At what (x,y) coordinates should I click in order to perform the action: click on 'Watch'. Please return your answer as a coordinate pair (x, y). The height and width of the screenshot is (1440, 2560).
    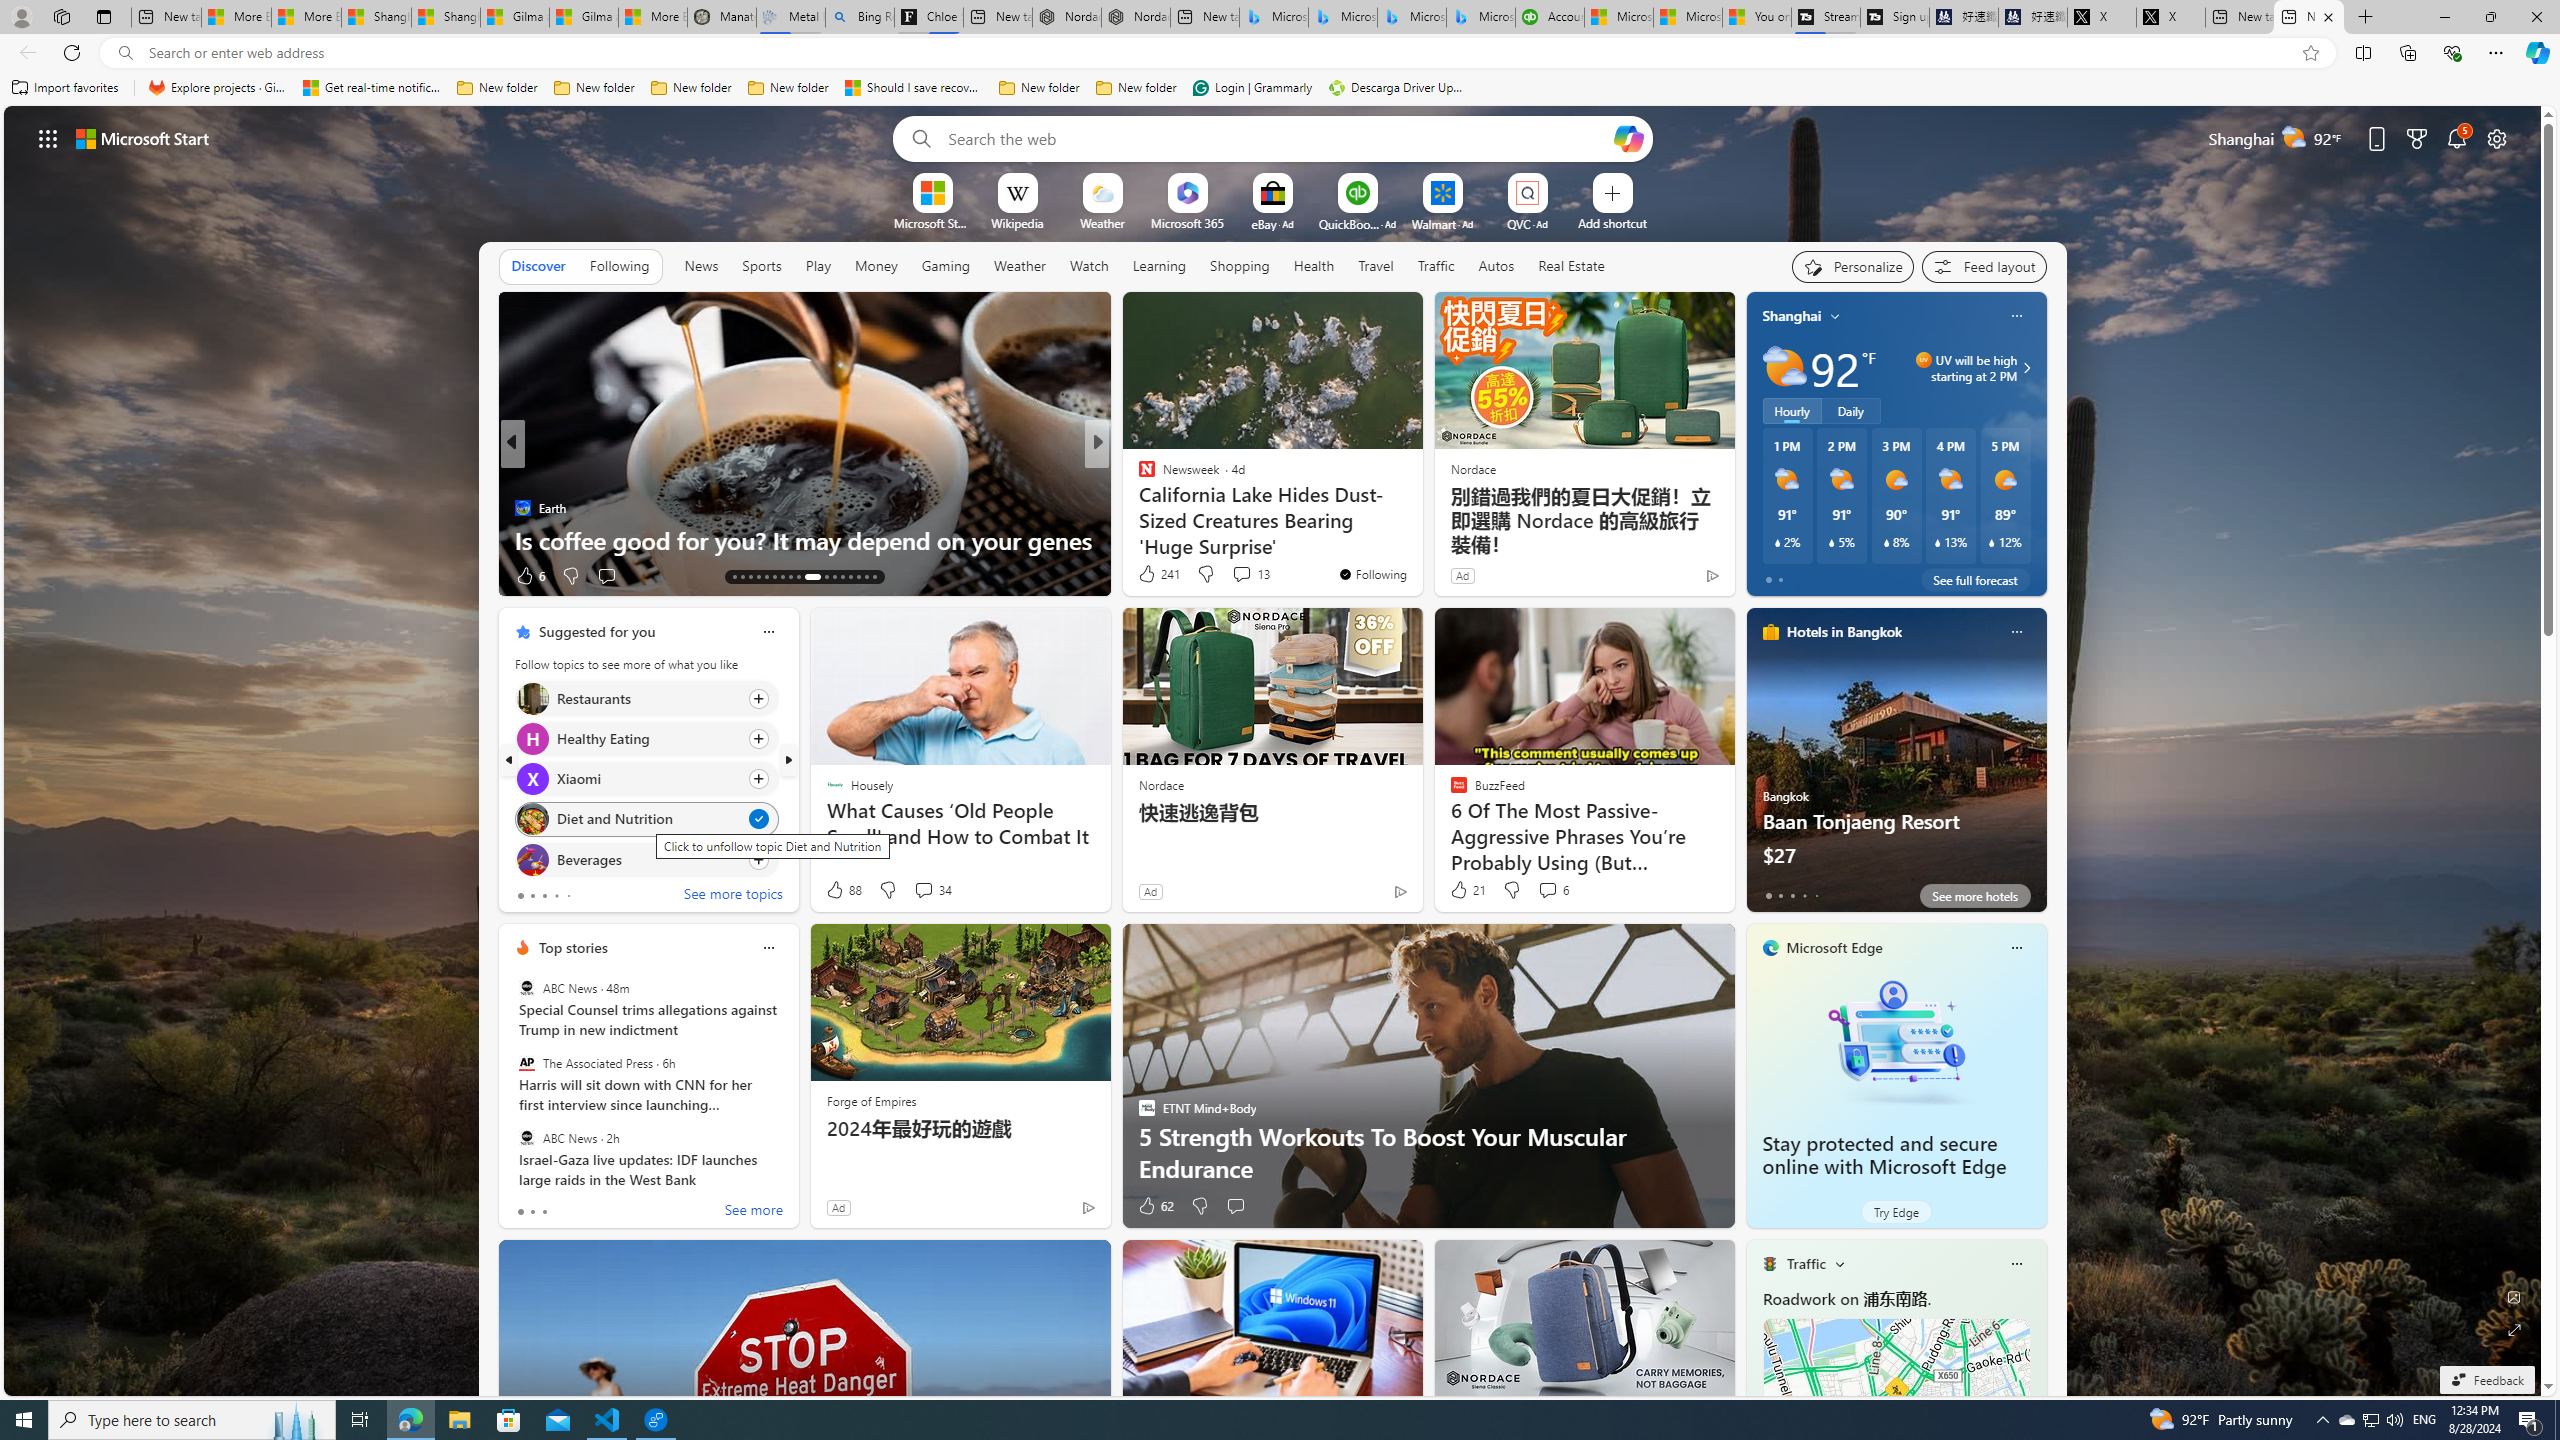
    Looking at the image, I should click on (1088, 264).